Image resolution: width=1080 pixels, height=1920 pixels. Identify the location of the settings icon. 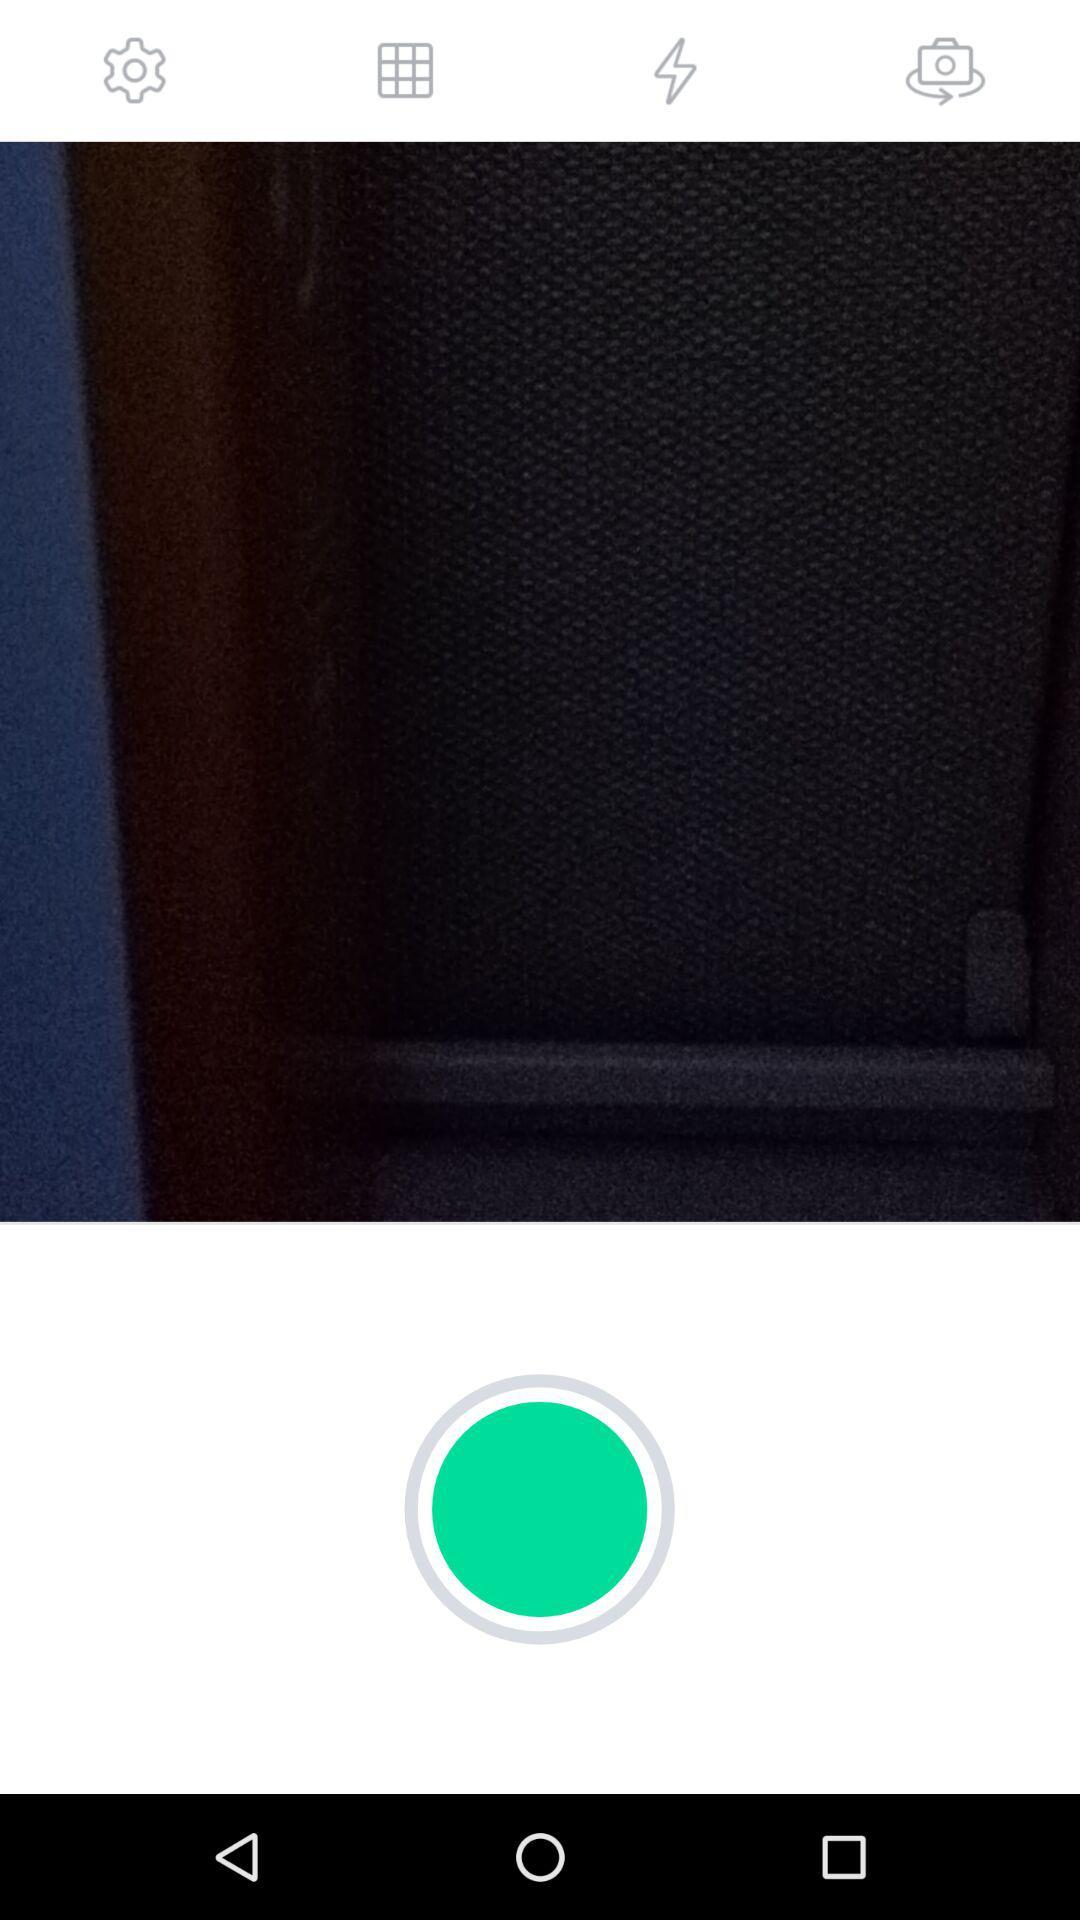
(135, 75).